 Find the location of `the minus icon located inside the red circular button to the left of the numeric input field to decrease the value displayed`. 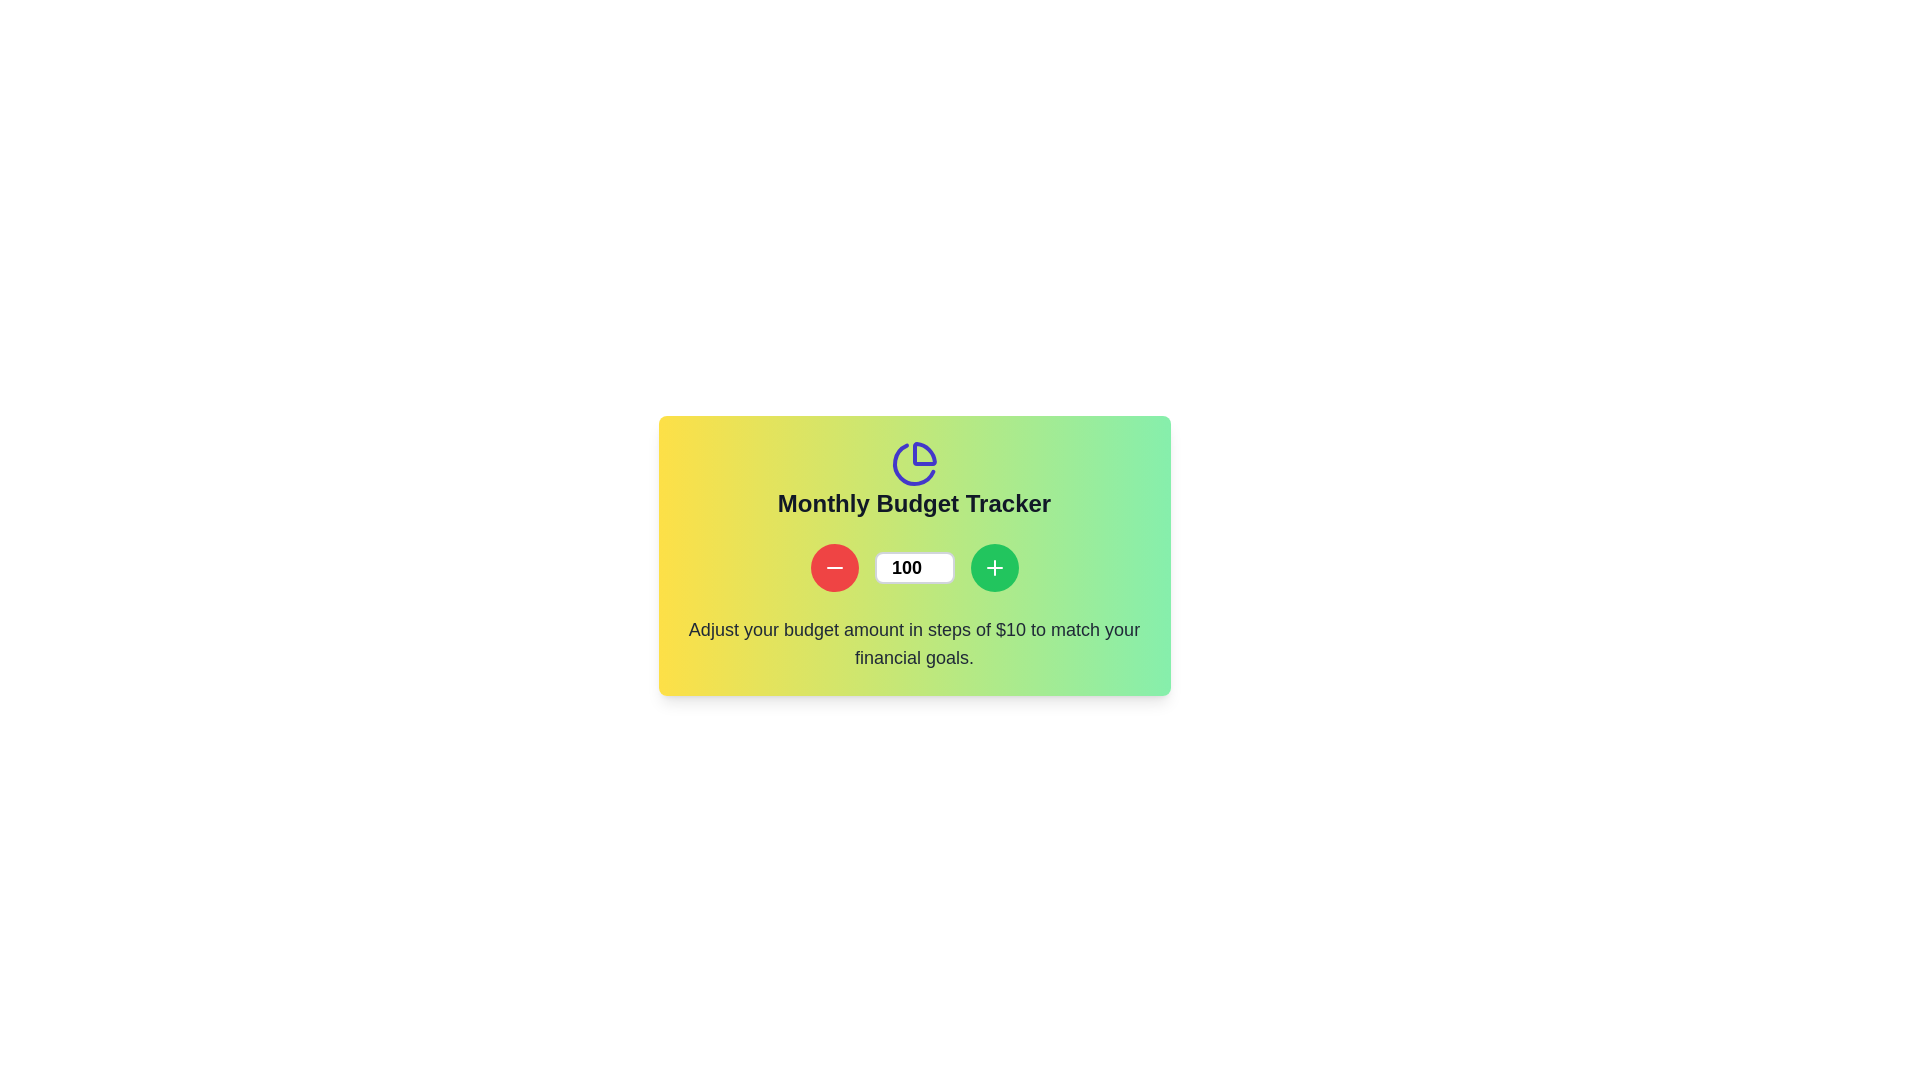

the minus icon located inside the red circular button to the left of the numeric input field to decrease the value displayed is located at coordinates (834, 567).